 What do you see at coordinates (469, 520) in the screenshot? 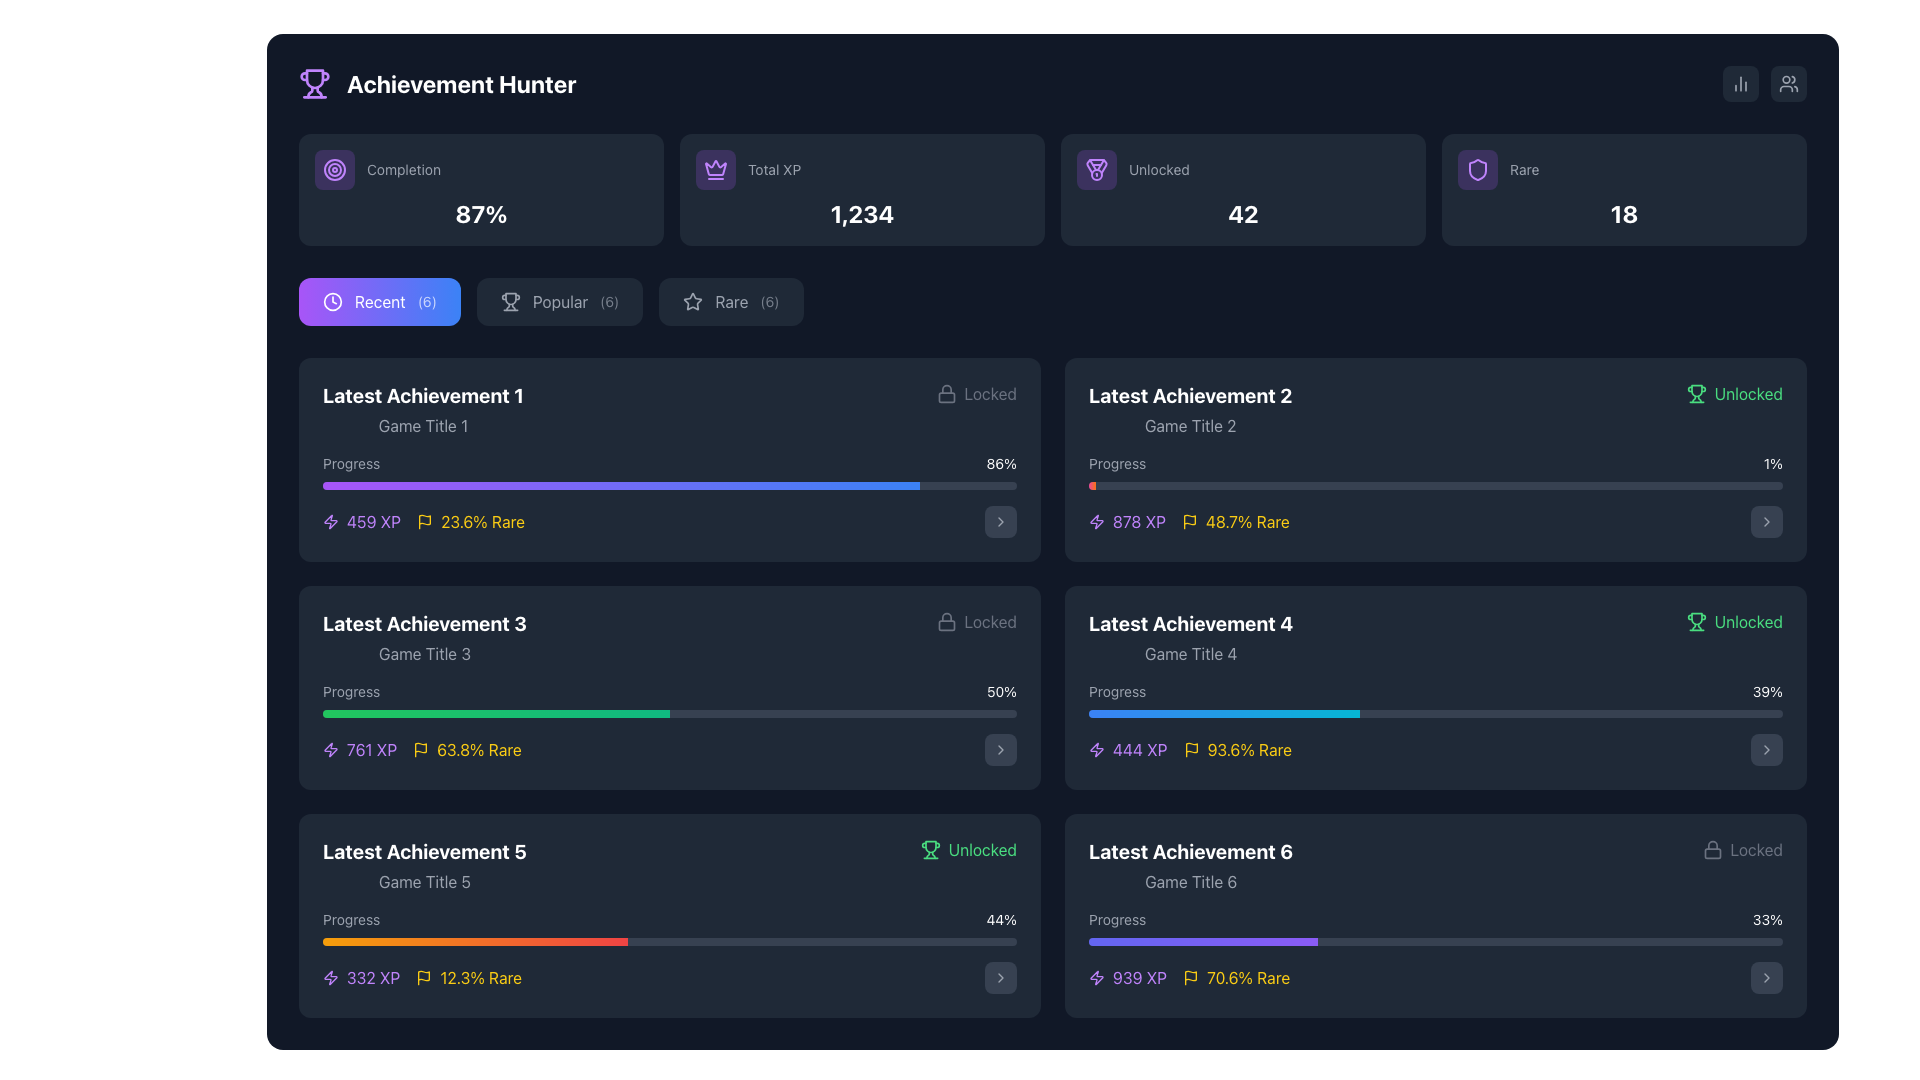
I see `the flag icon next to the rarity percentage of the achievement, which is located below the 'Latest Achievement 1' title and left of 'Progress: 86%` at bounding box center [469, 520].